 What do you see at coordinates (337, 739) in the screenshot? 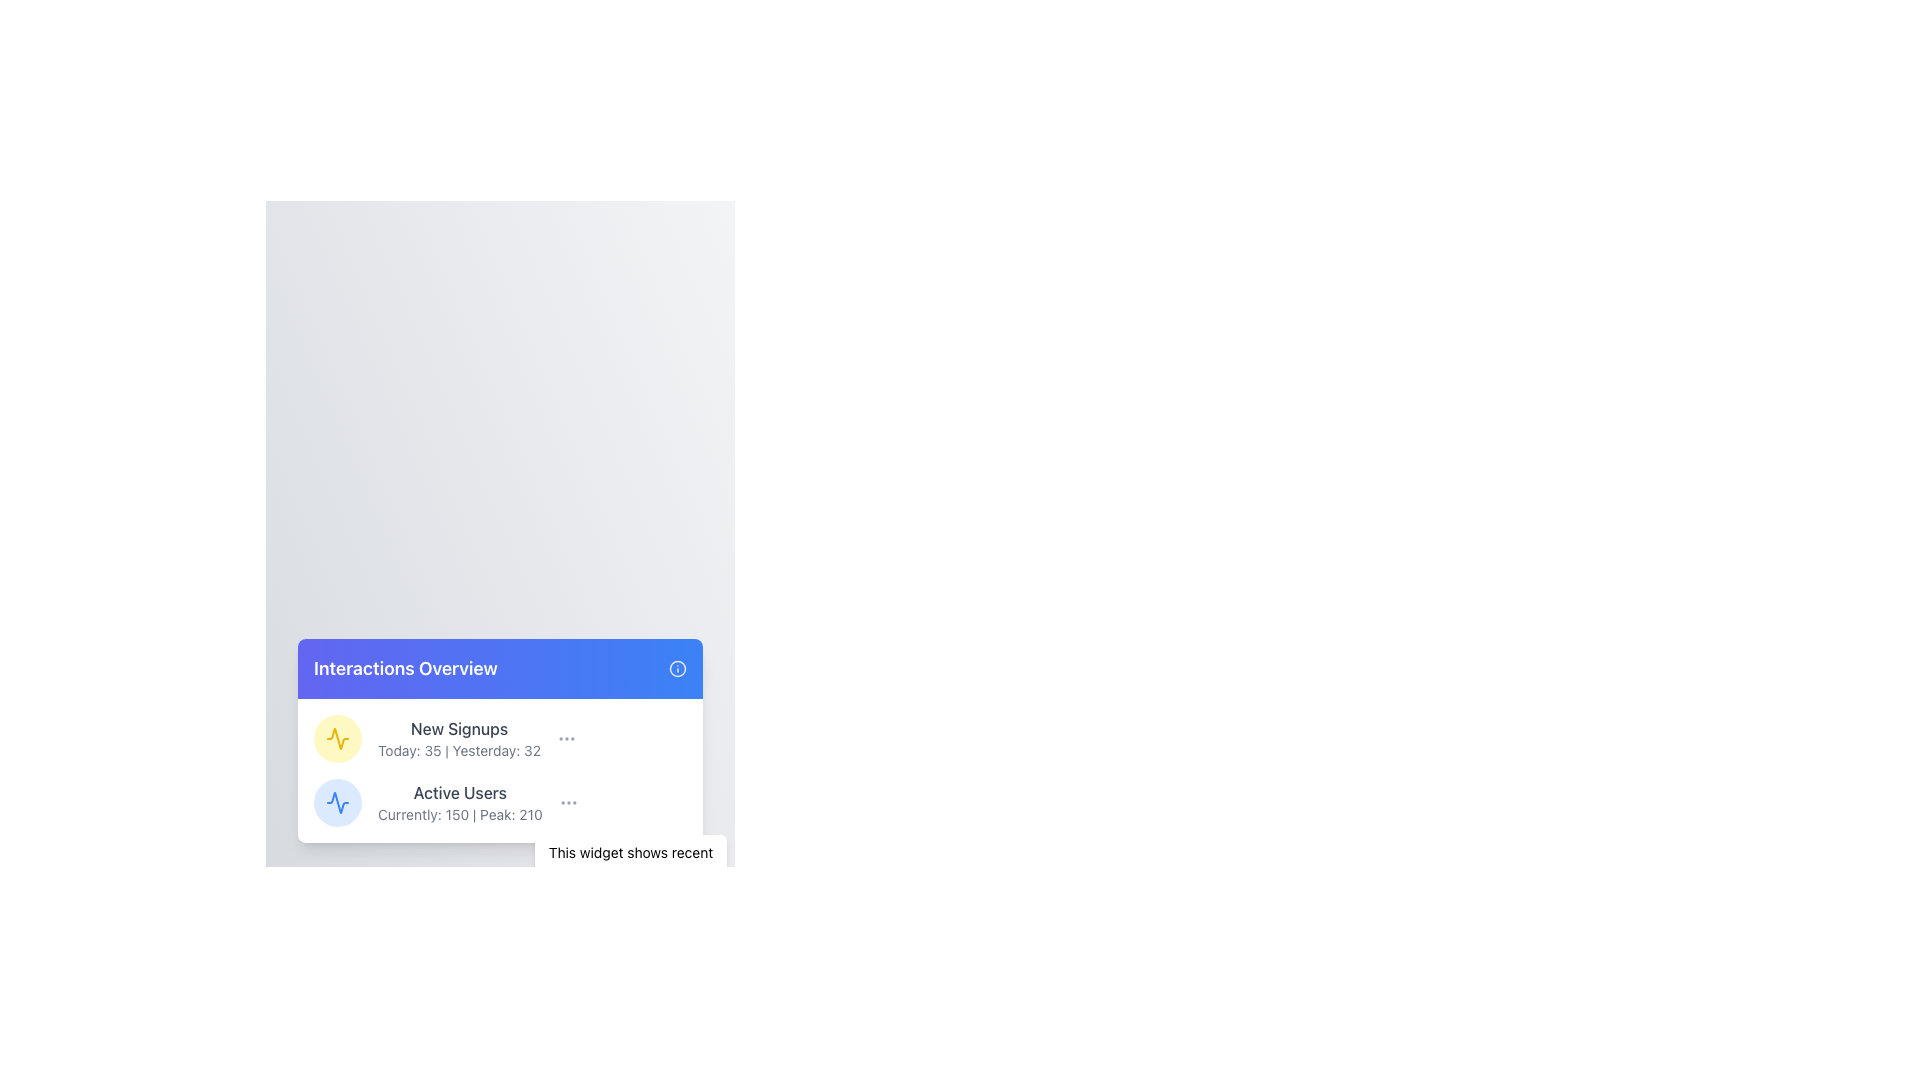
I see `the 'New Signups' icon located on the left side of the 'New Signups' card in the 'Interactions Overview' widget for information` at bounding box center [337, 739].